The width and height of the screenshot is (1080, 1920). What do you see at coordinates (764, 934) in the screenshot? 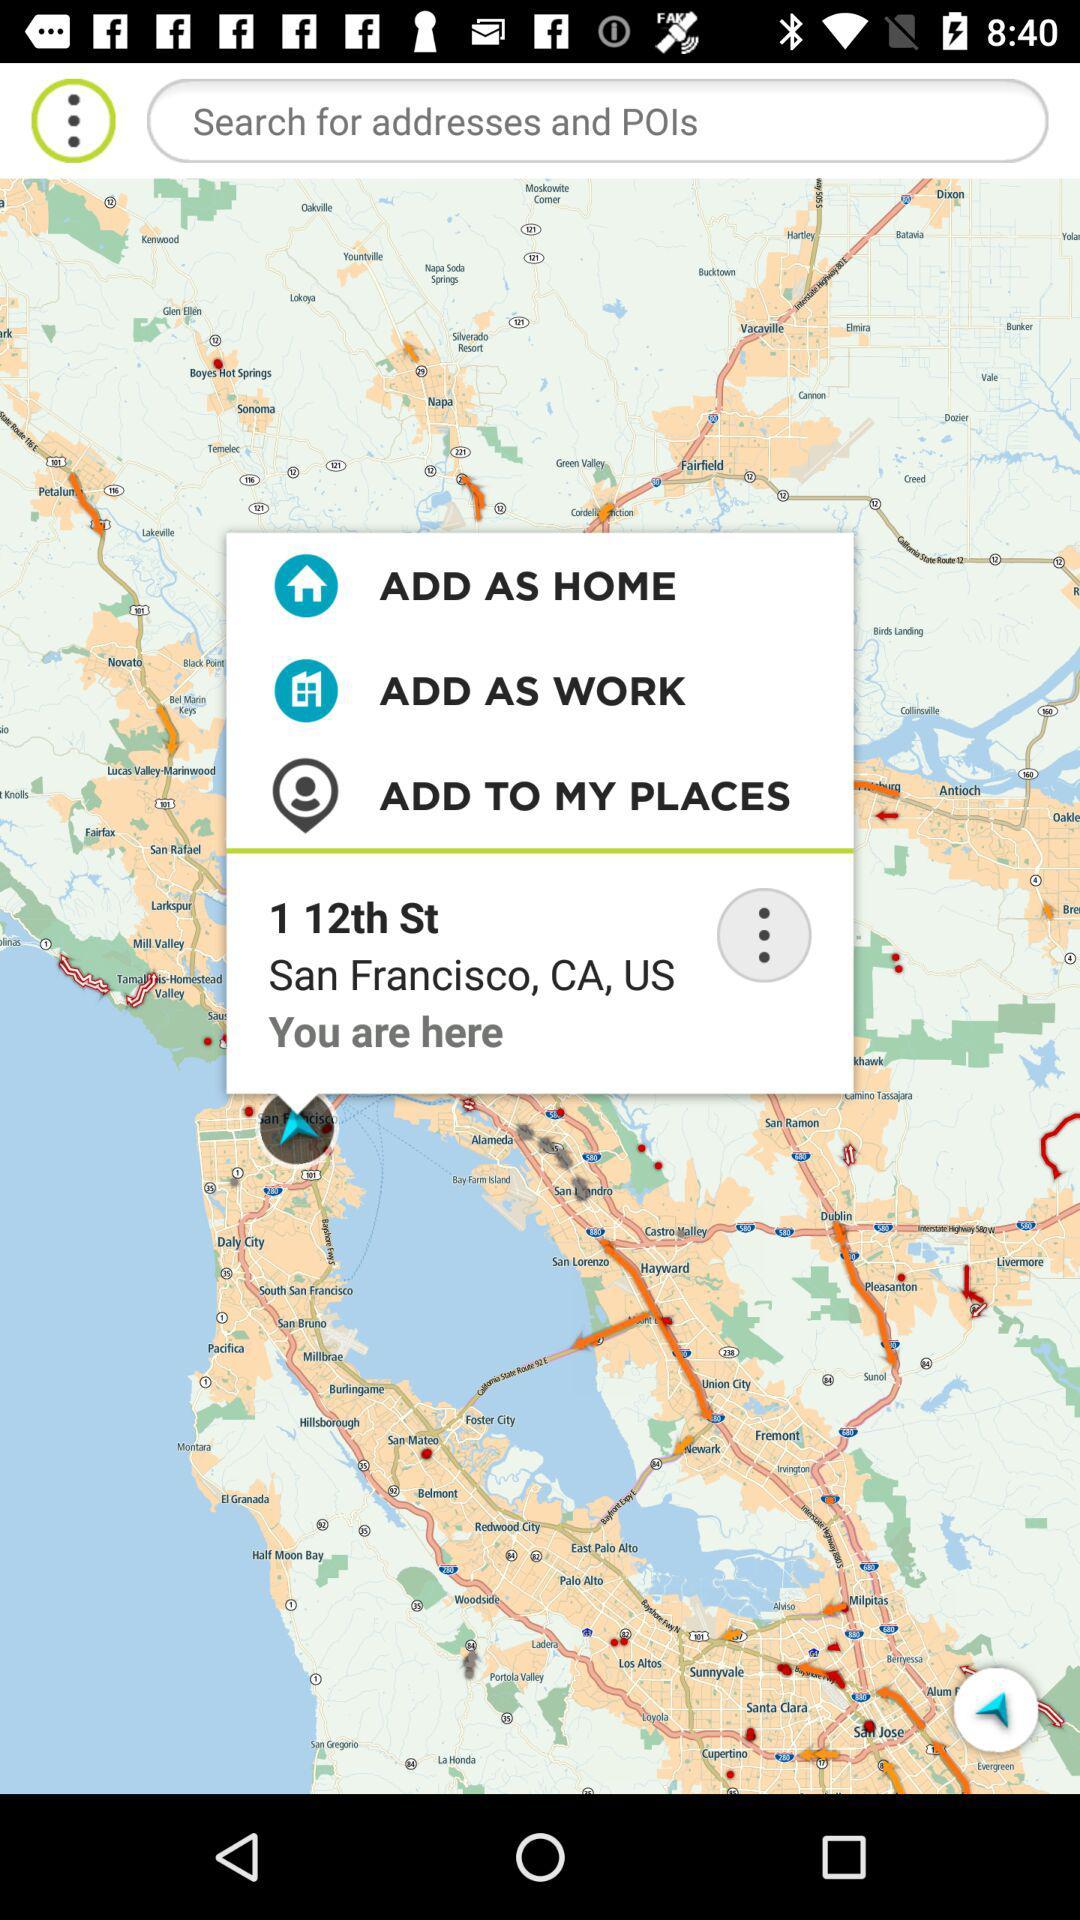
I see `location watch option` at bounding box center [764, 934].